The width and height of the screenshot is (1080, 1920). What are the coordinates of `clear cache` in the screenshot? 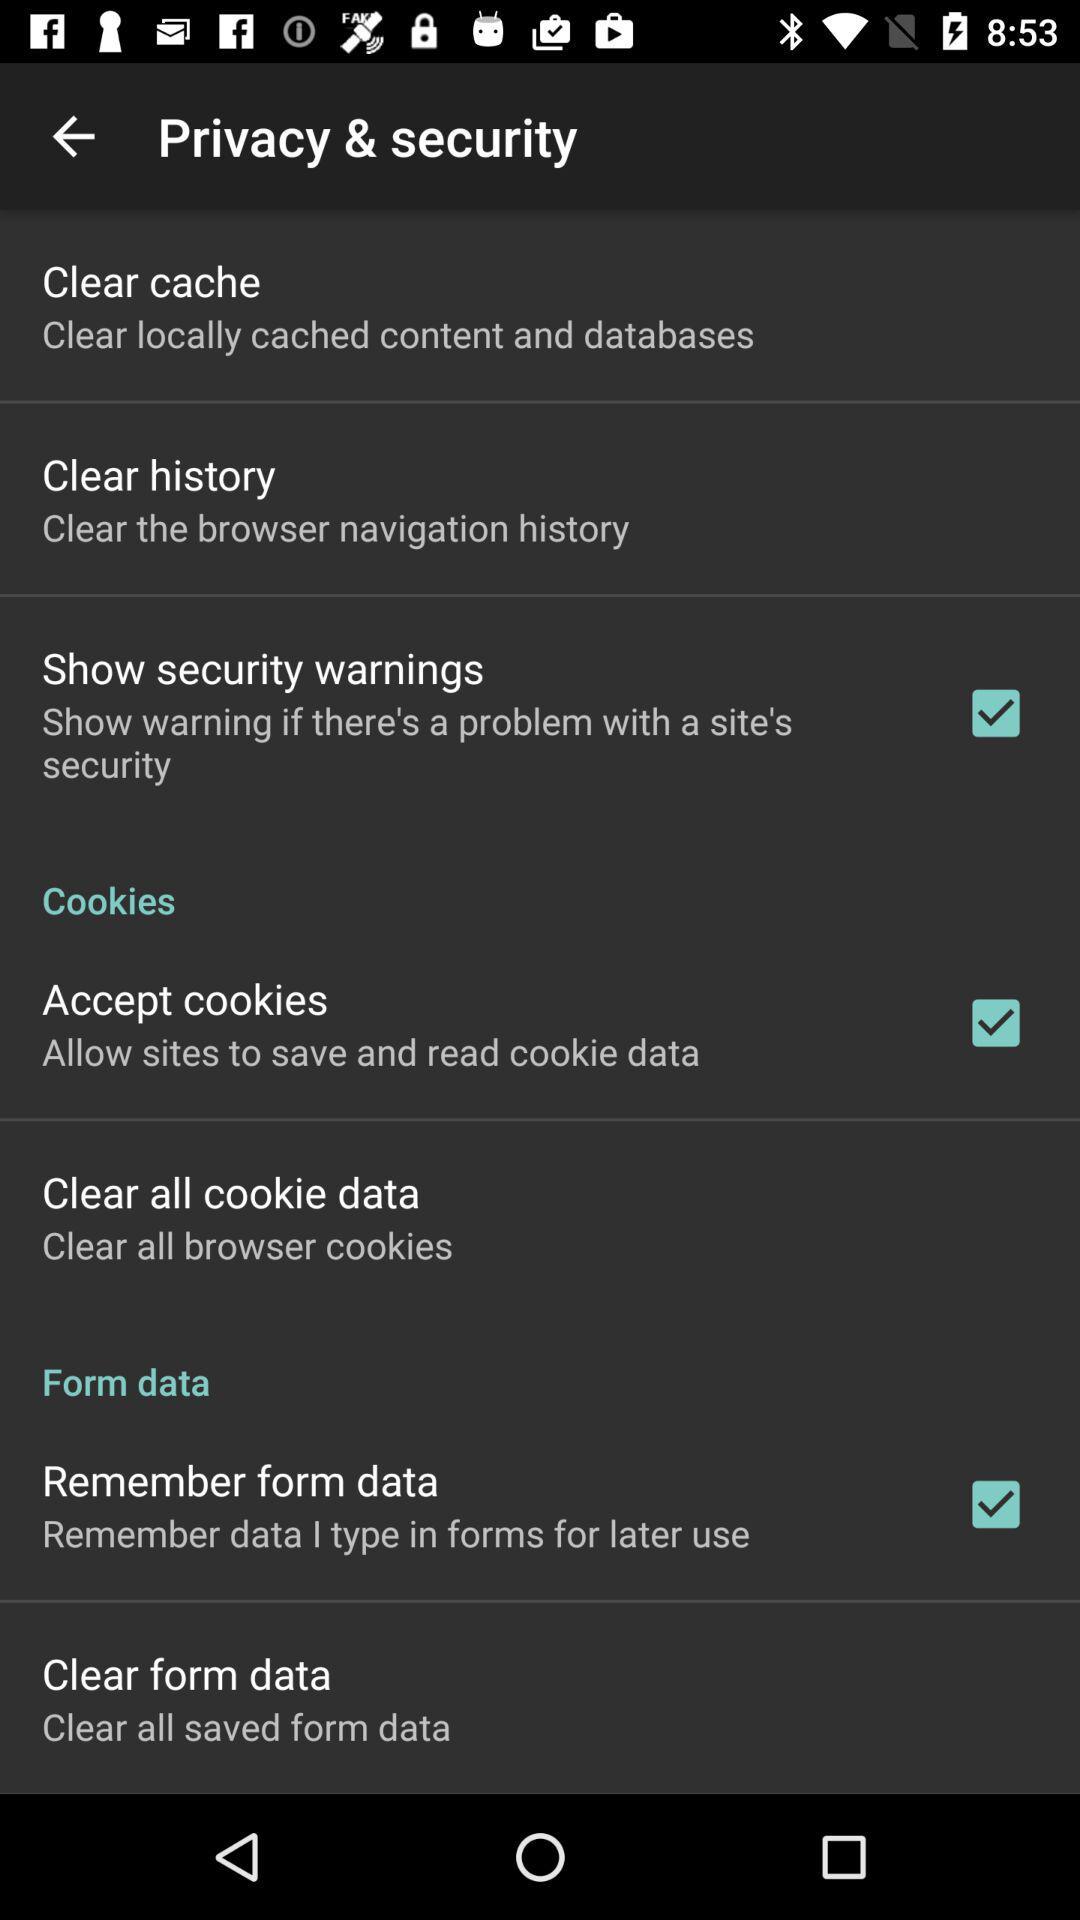 It's located at (150, 279).